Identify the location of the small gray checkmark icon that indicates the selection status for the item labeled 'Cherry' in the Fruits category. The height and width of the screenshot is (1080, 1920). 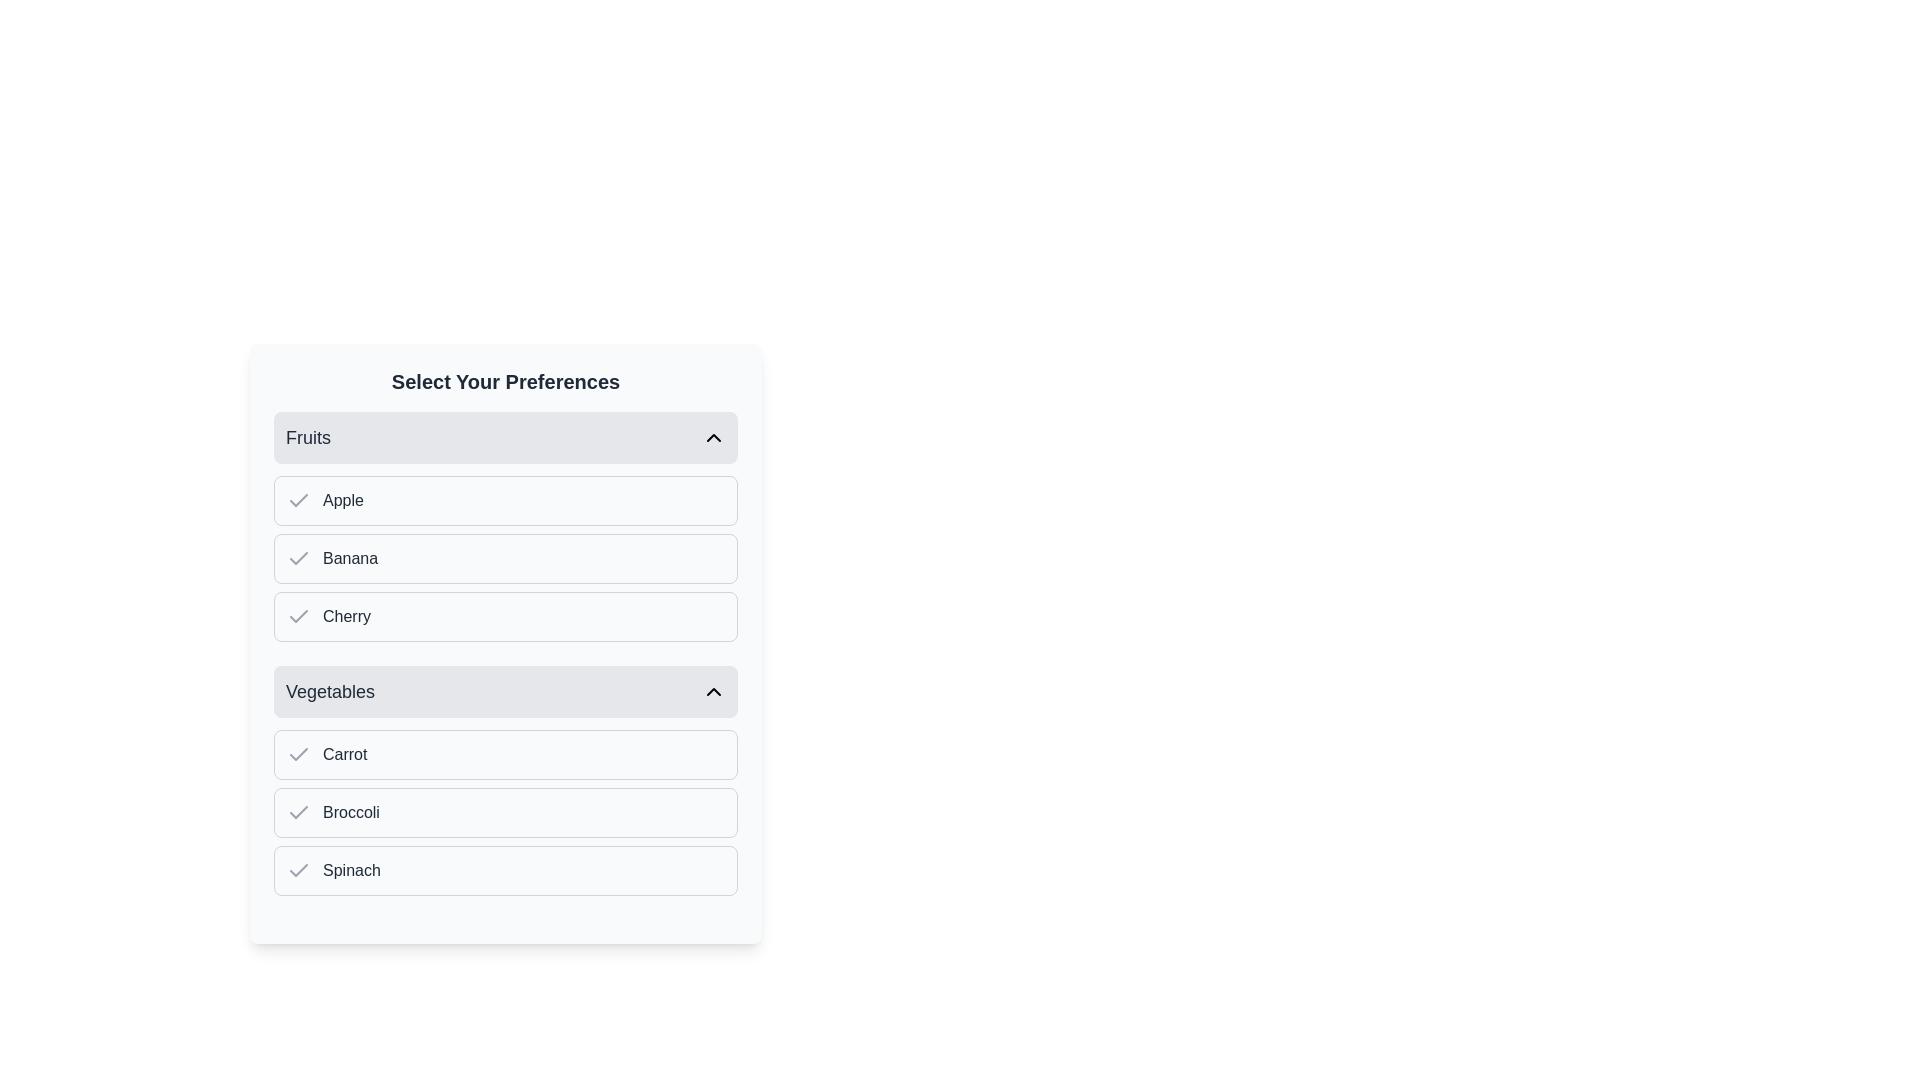
(297, 616).